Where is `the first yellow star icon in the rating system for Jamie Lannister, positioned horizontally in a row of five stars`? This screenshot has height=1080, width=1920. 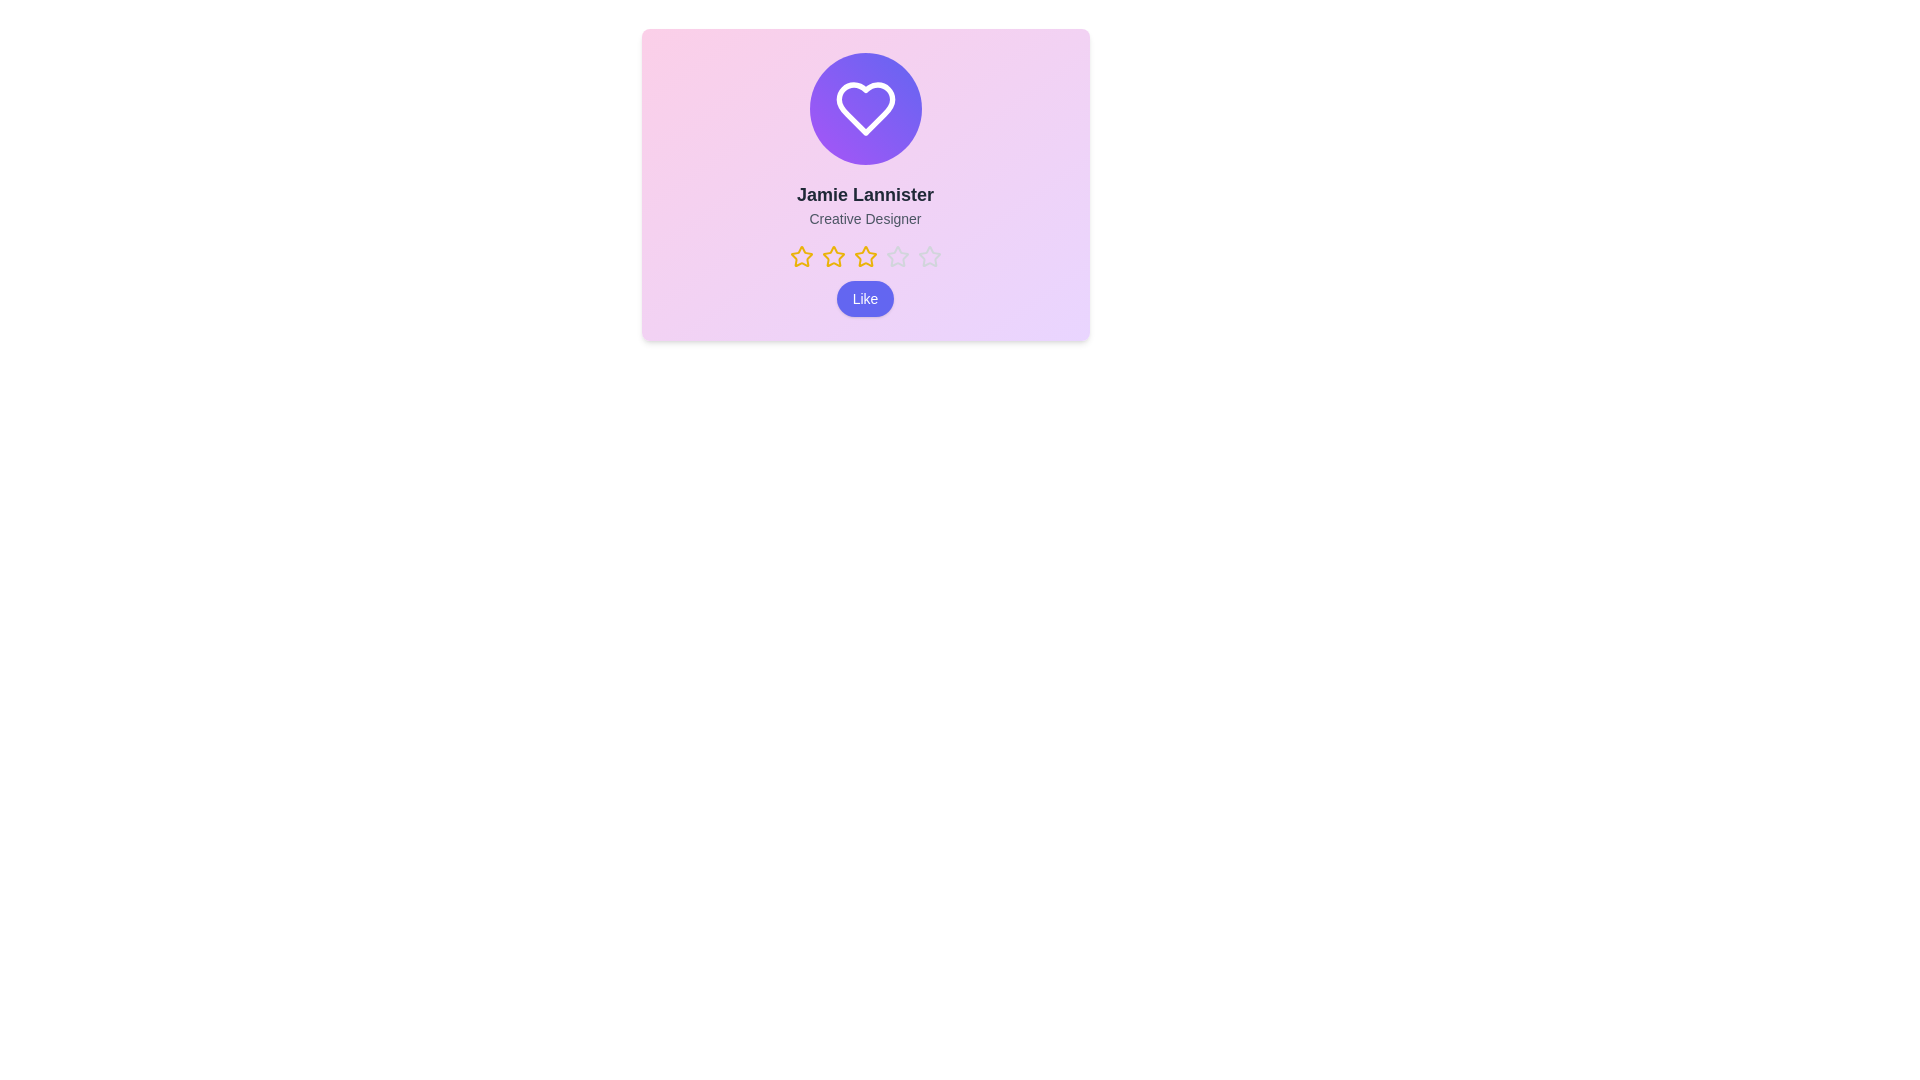
the first yellow star icon in the rating system for Jamie Lannister, positioned horizontally in a row of five stars is located at coordinates (801, 256).